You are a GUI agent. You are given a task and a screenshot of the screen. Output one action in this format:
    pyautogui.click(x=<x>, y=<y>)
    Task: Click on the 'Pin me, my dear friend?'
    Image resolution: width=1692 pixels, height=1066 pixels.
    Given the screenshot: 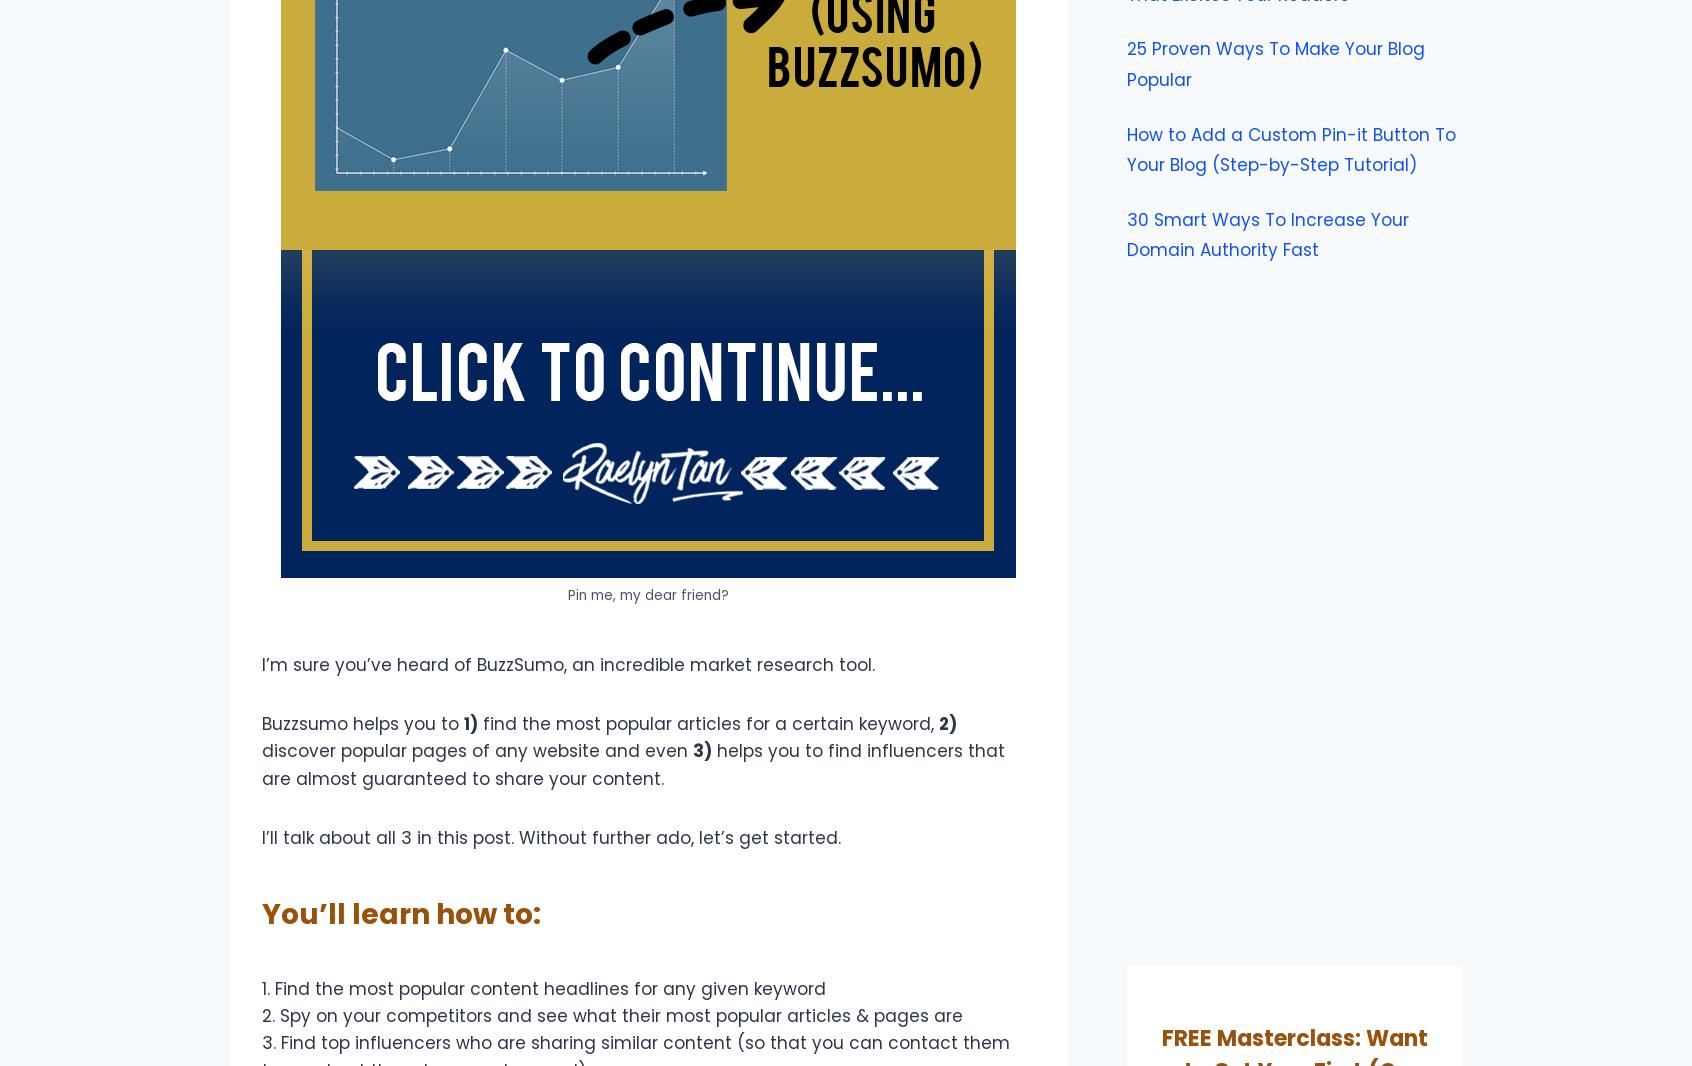 What is the action you would take?
    pyautogui.click(x=567, y=593)
    